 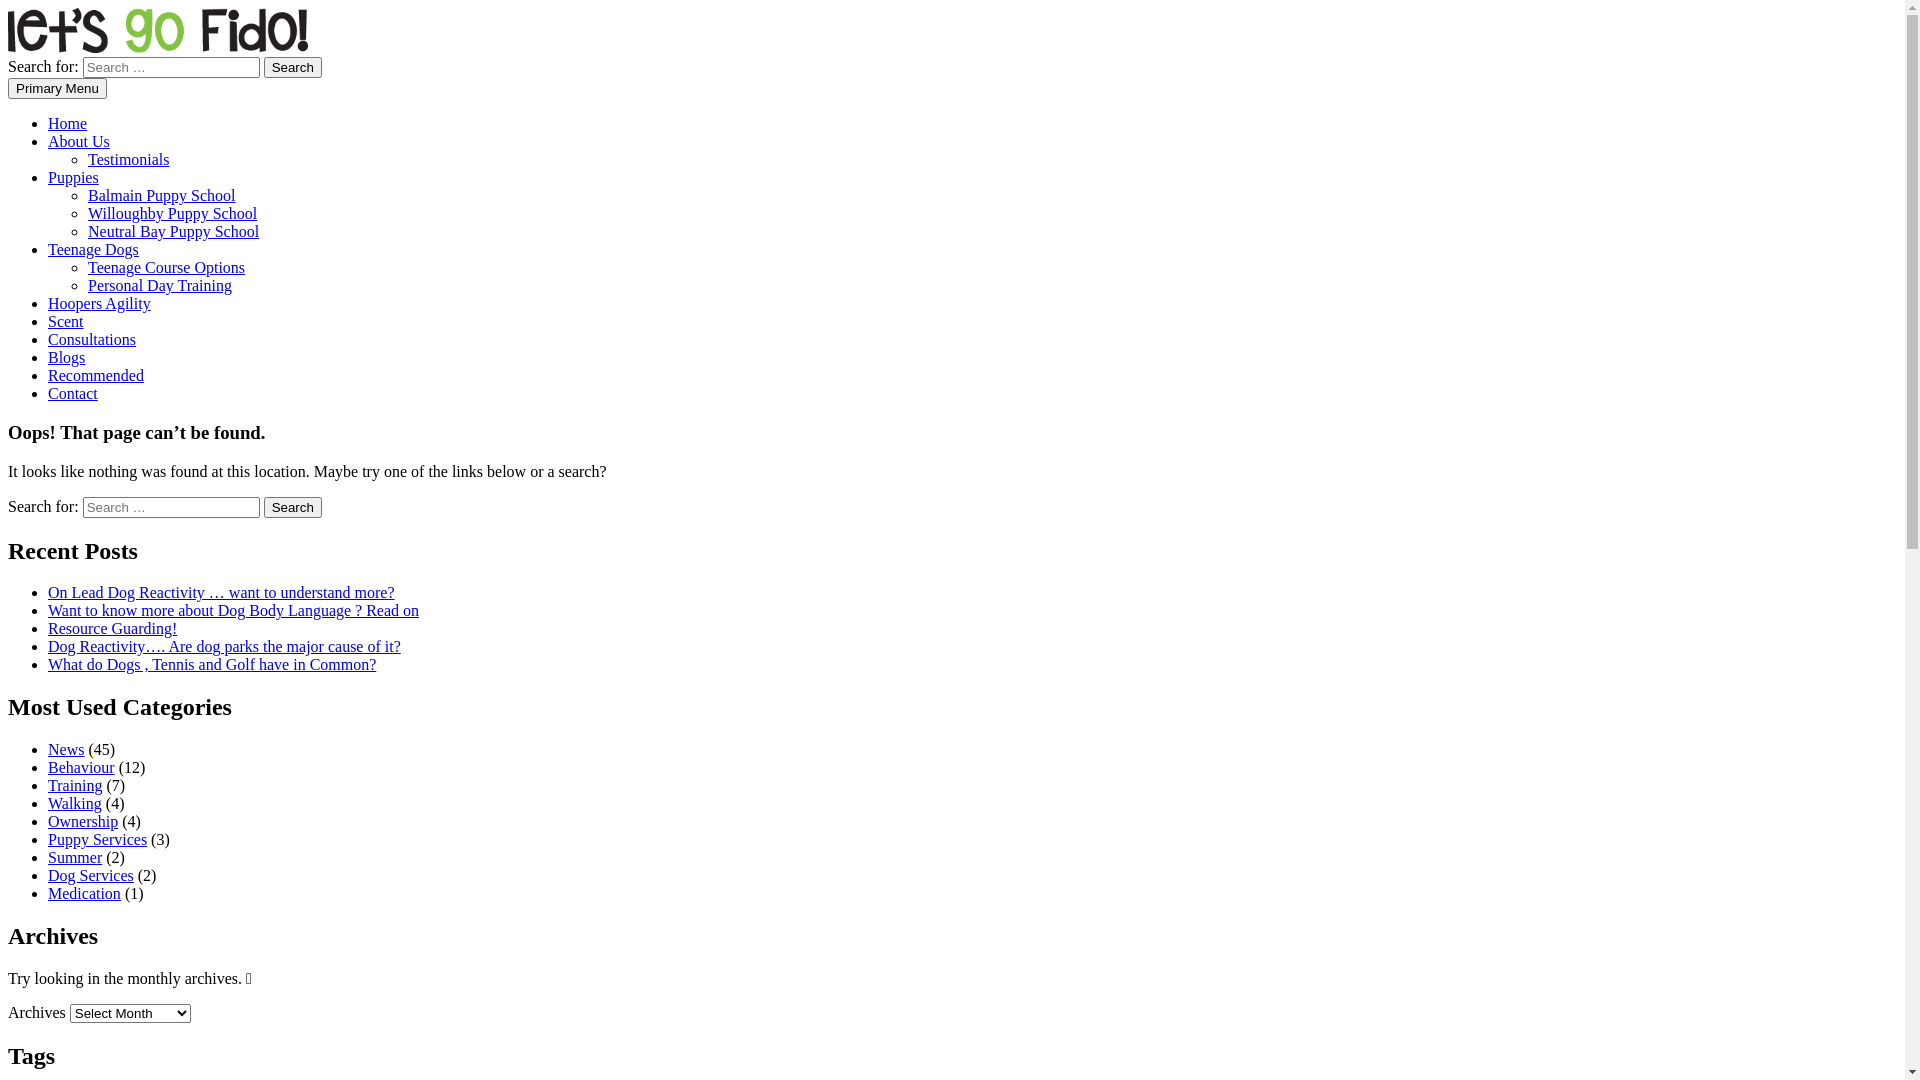 What do you see at coordinates (172, 213) in the screenshot?
I see `'Willoughby Puppy School'` at bounding box center [172, 213].